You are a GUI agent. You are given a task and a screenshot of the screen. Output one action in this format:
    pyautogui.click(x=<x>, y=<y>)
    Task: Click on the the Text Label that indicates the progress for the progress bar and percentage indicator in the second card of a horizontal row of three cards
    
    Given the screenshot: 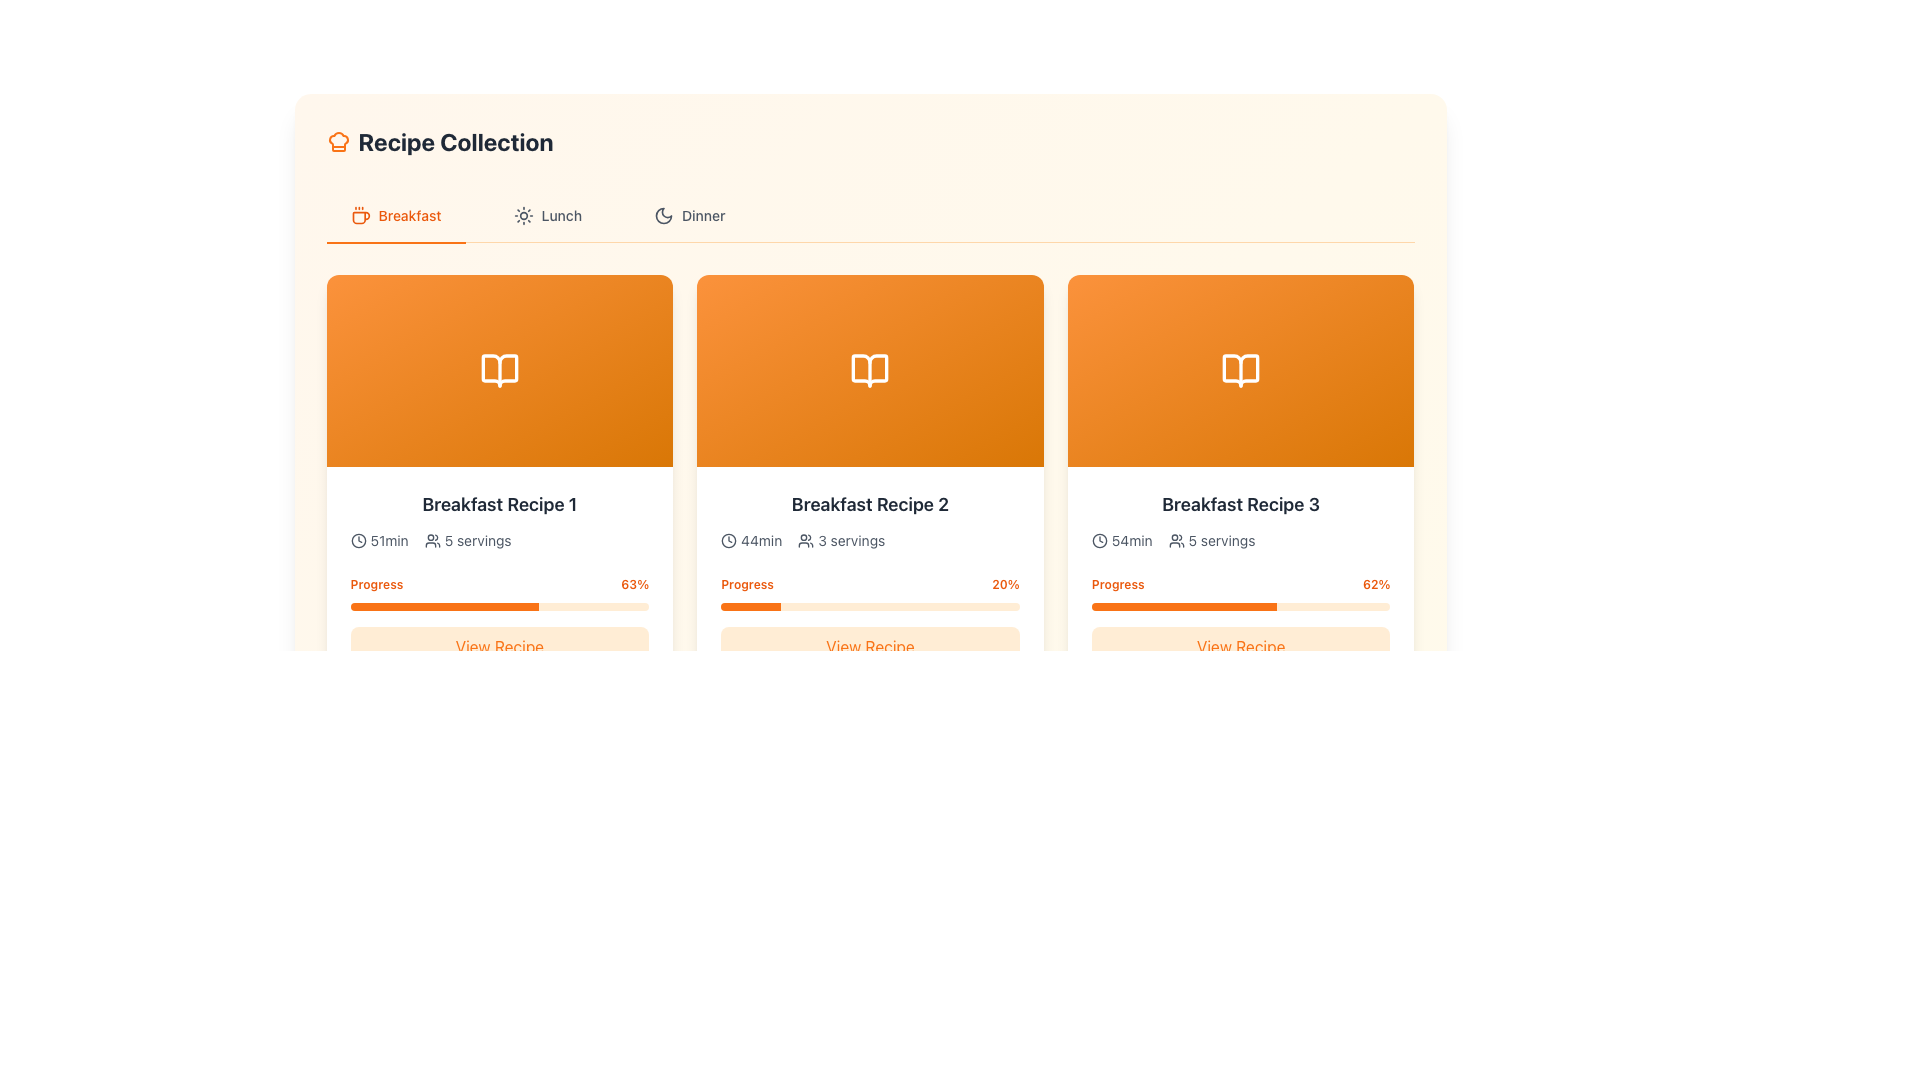 What is the action you would take?
    pyautogui.click(x=746, y=585)
    